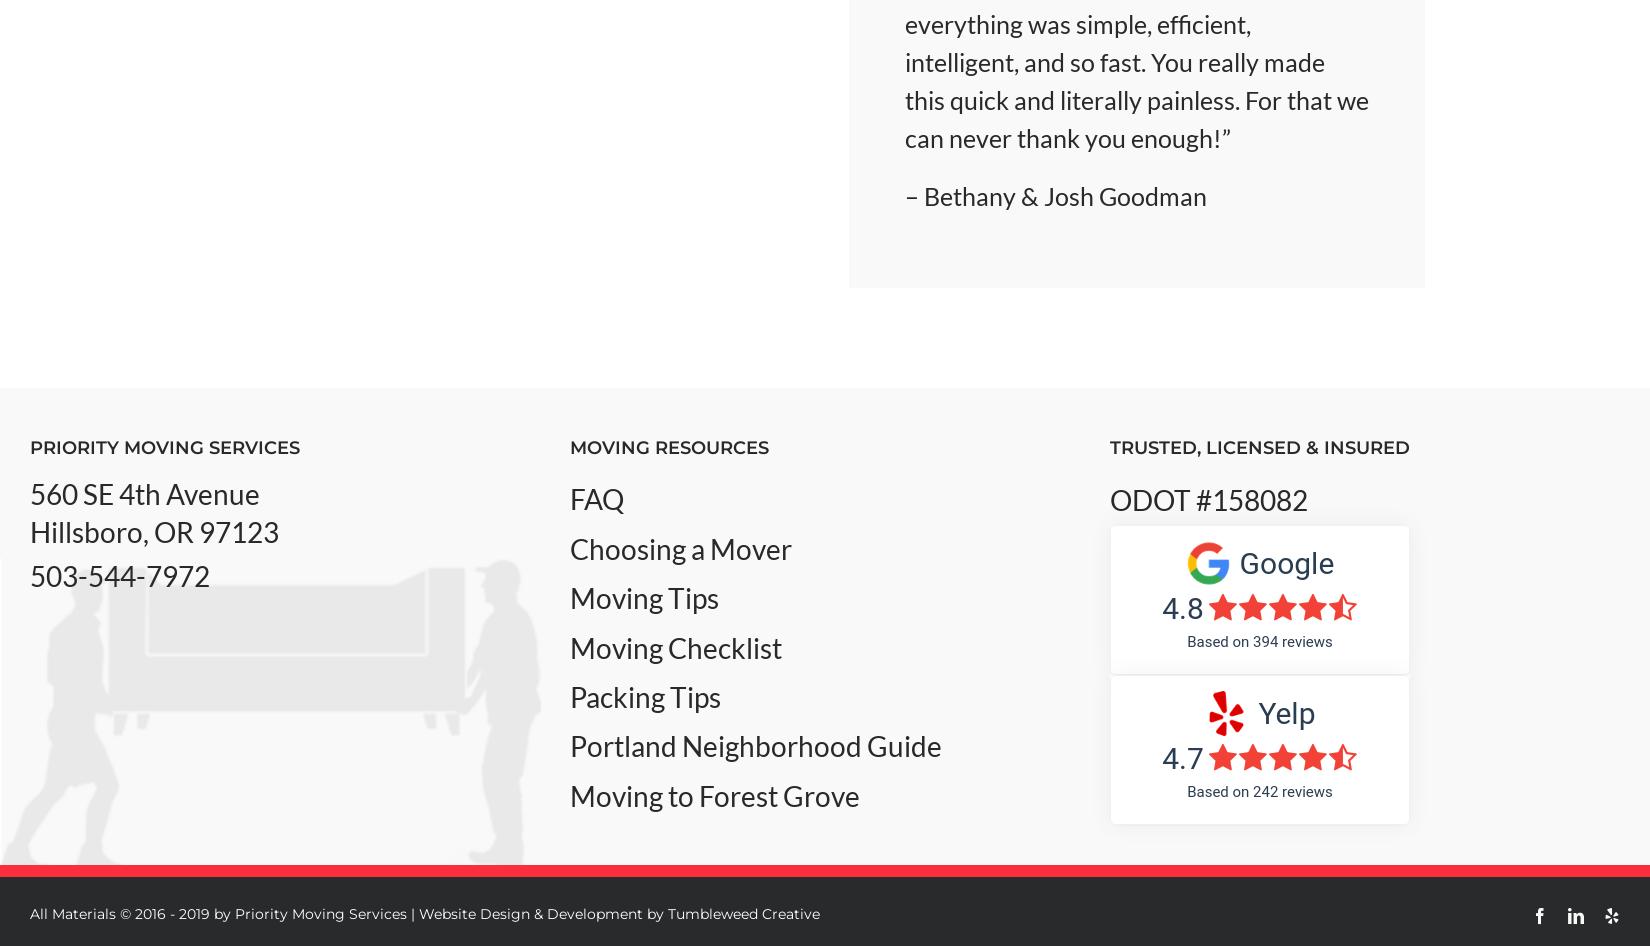 This screenshot has width=1650, height=946. What do you see at coordinates (1285, 712) in the screenshot?
I see `'Yelp'` at bounding box center [1285, 712].